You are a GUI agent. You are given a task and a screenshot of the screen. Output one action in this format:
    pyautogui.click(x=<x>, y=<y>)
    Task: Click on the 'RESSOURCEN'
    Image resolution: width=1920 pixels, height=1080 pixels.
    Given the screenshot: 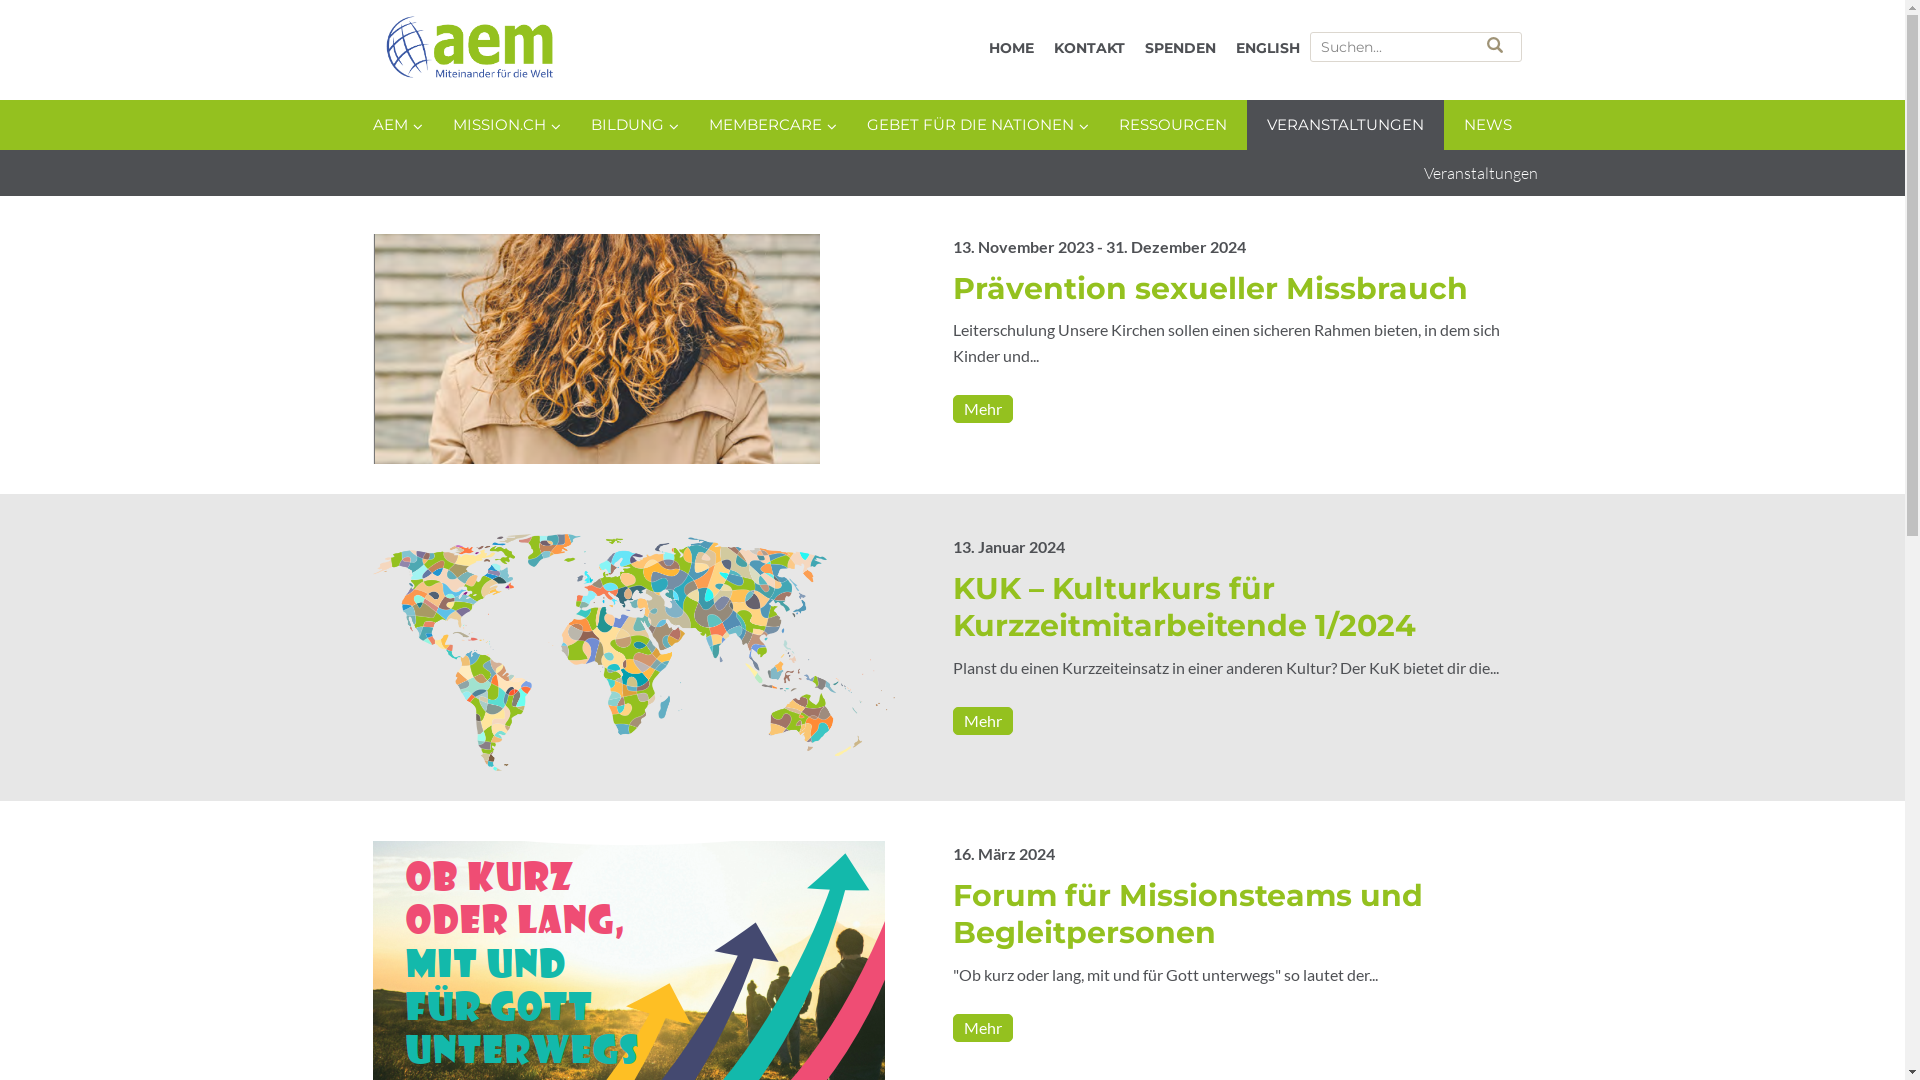 What is the action you would take?
    pyautogui.click(x=1171, y=124)
    